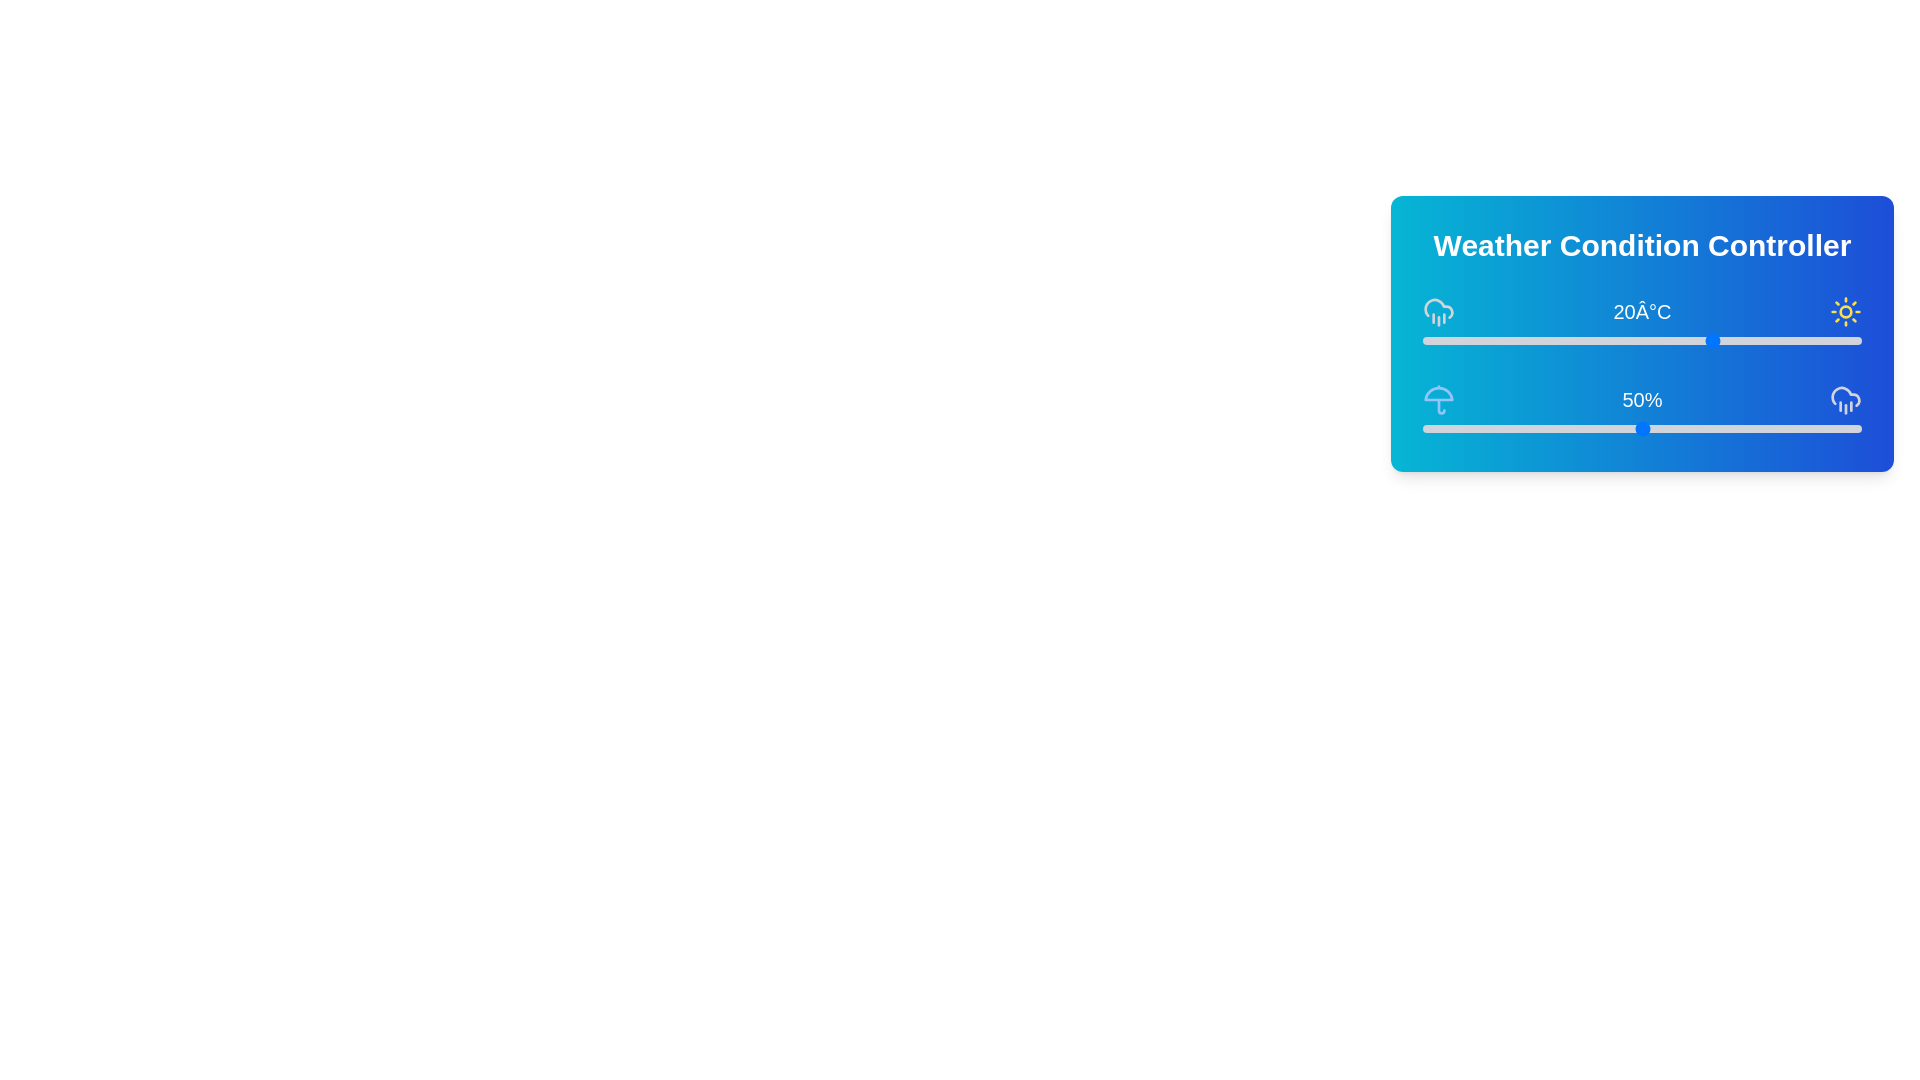 The image size is (1920, 1080). What do you see at coordinates (1840, 339) in the screenshot?
I see `the temperature slider to 37°C` at bounding box center [1840, 339].